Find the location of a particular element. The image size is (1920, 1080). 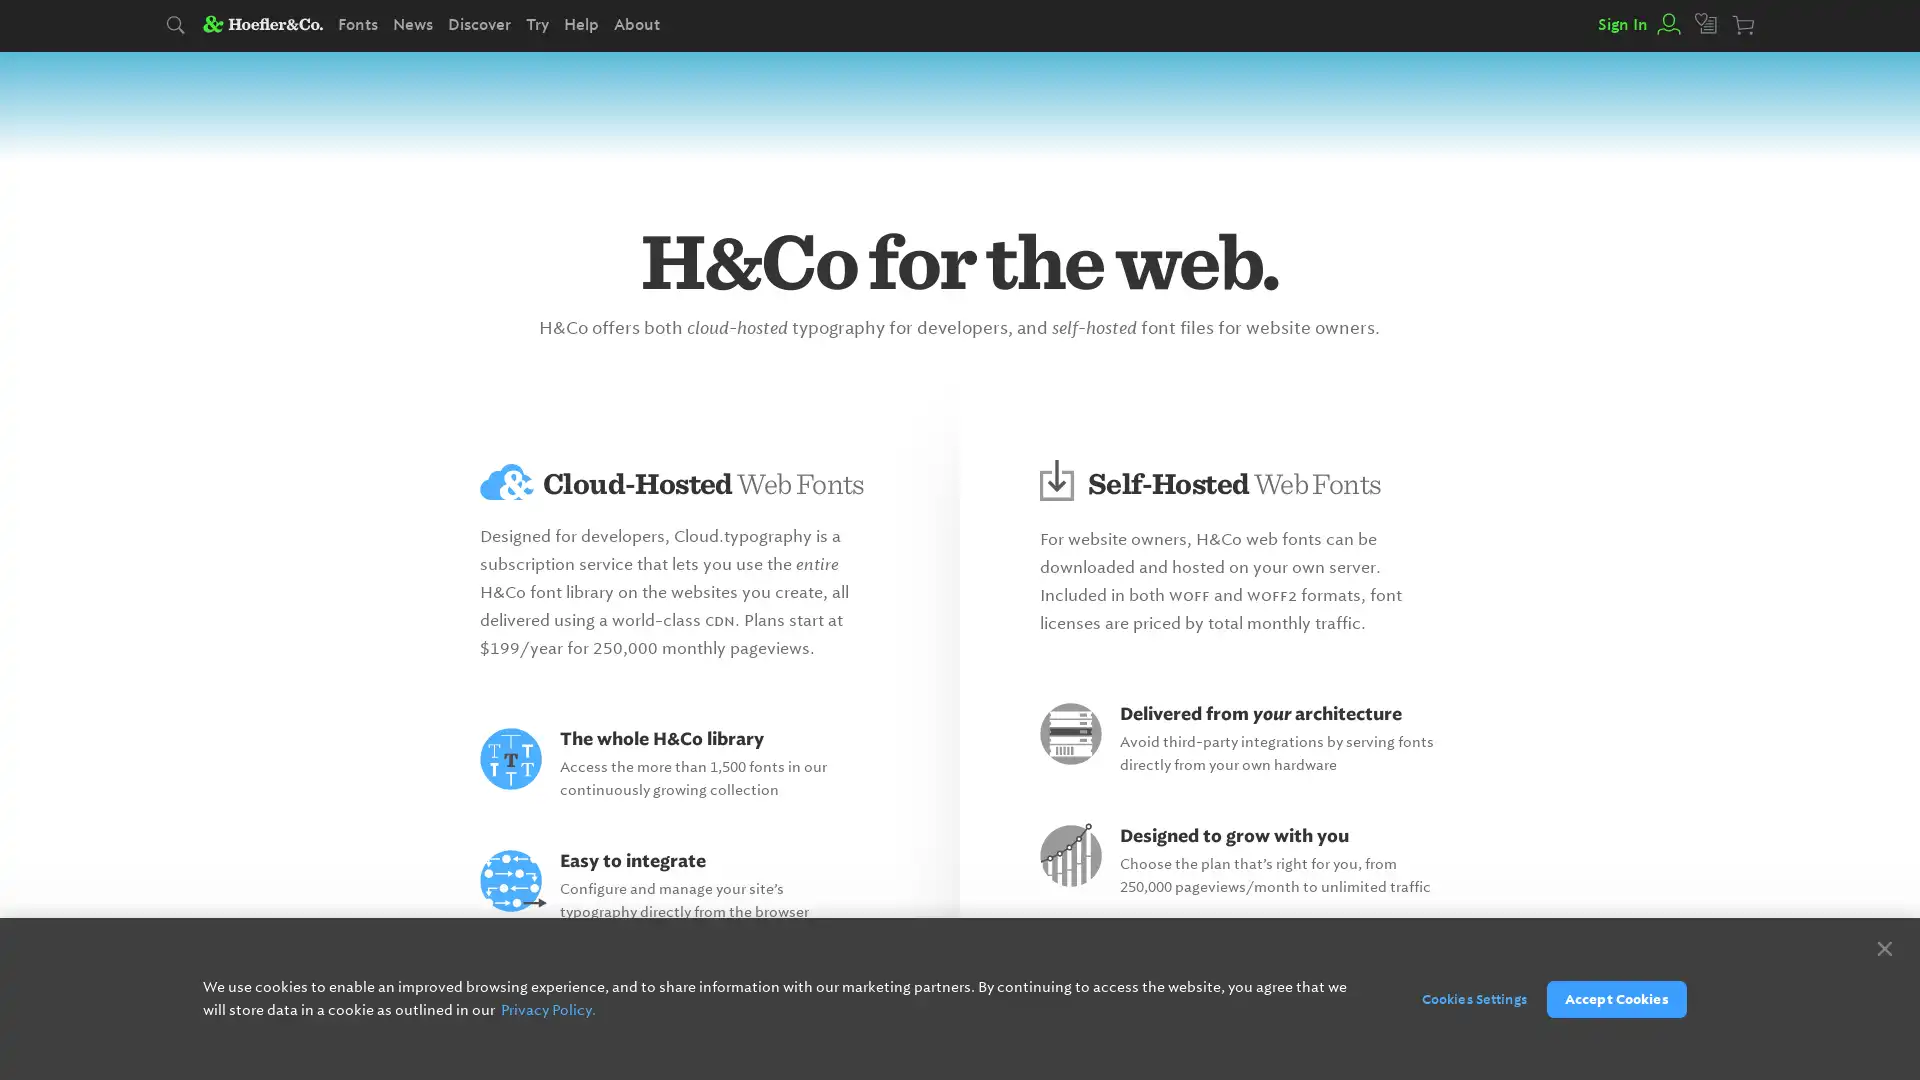

Close is located at coordinates (1883, 947).